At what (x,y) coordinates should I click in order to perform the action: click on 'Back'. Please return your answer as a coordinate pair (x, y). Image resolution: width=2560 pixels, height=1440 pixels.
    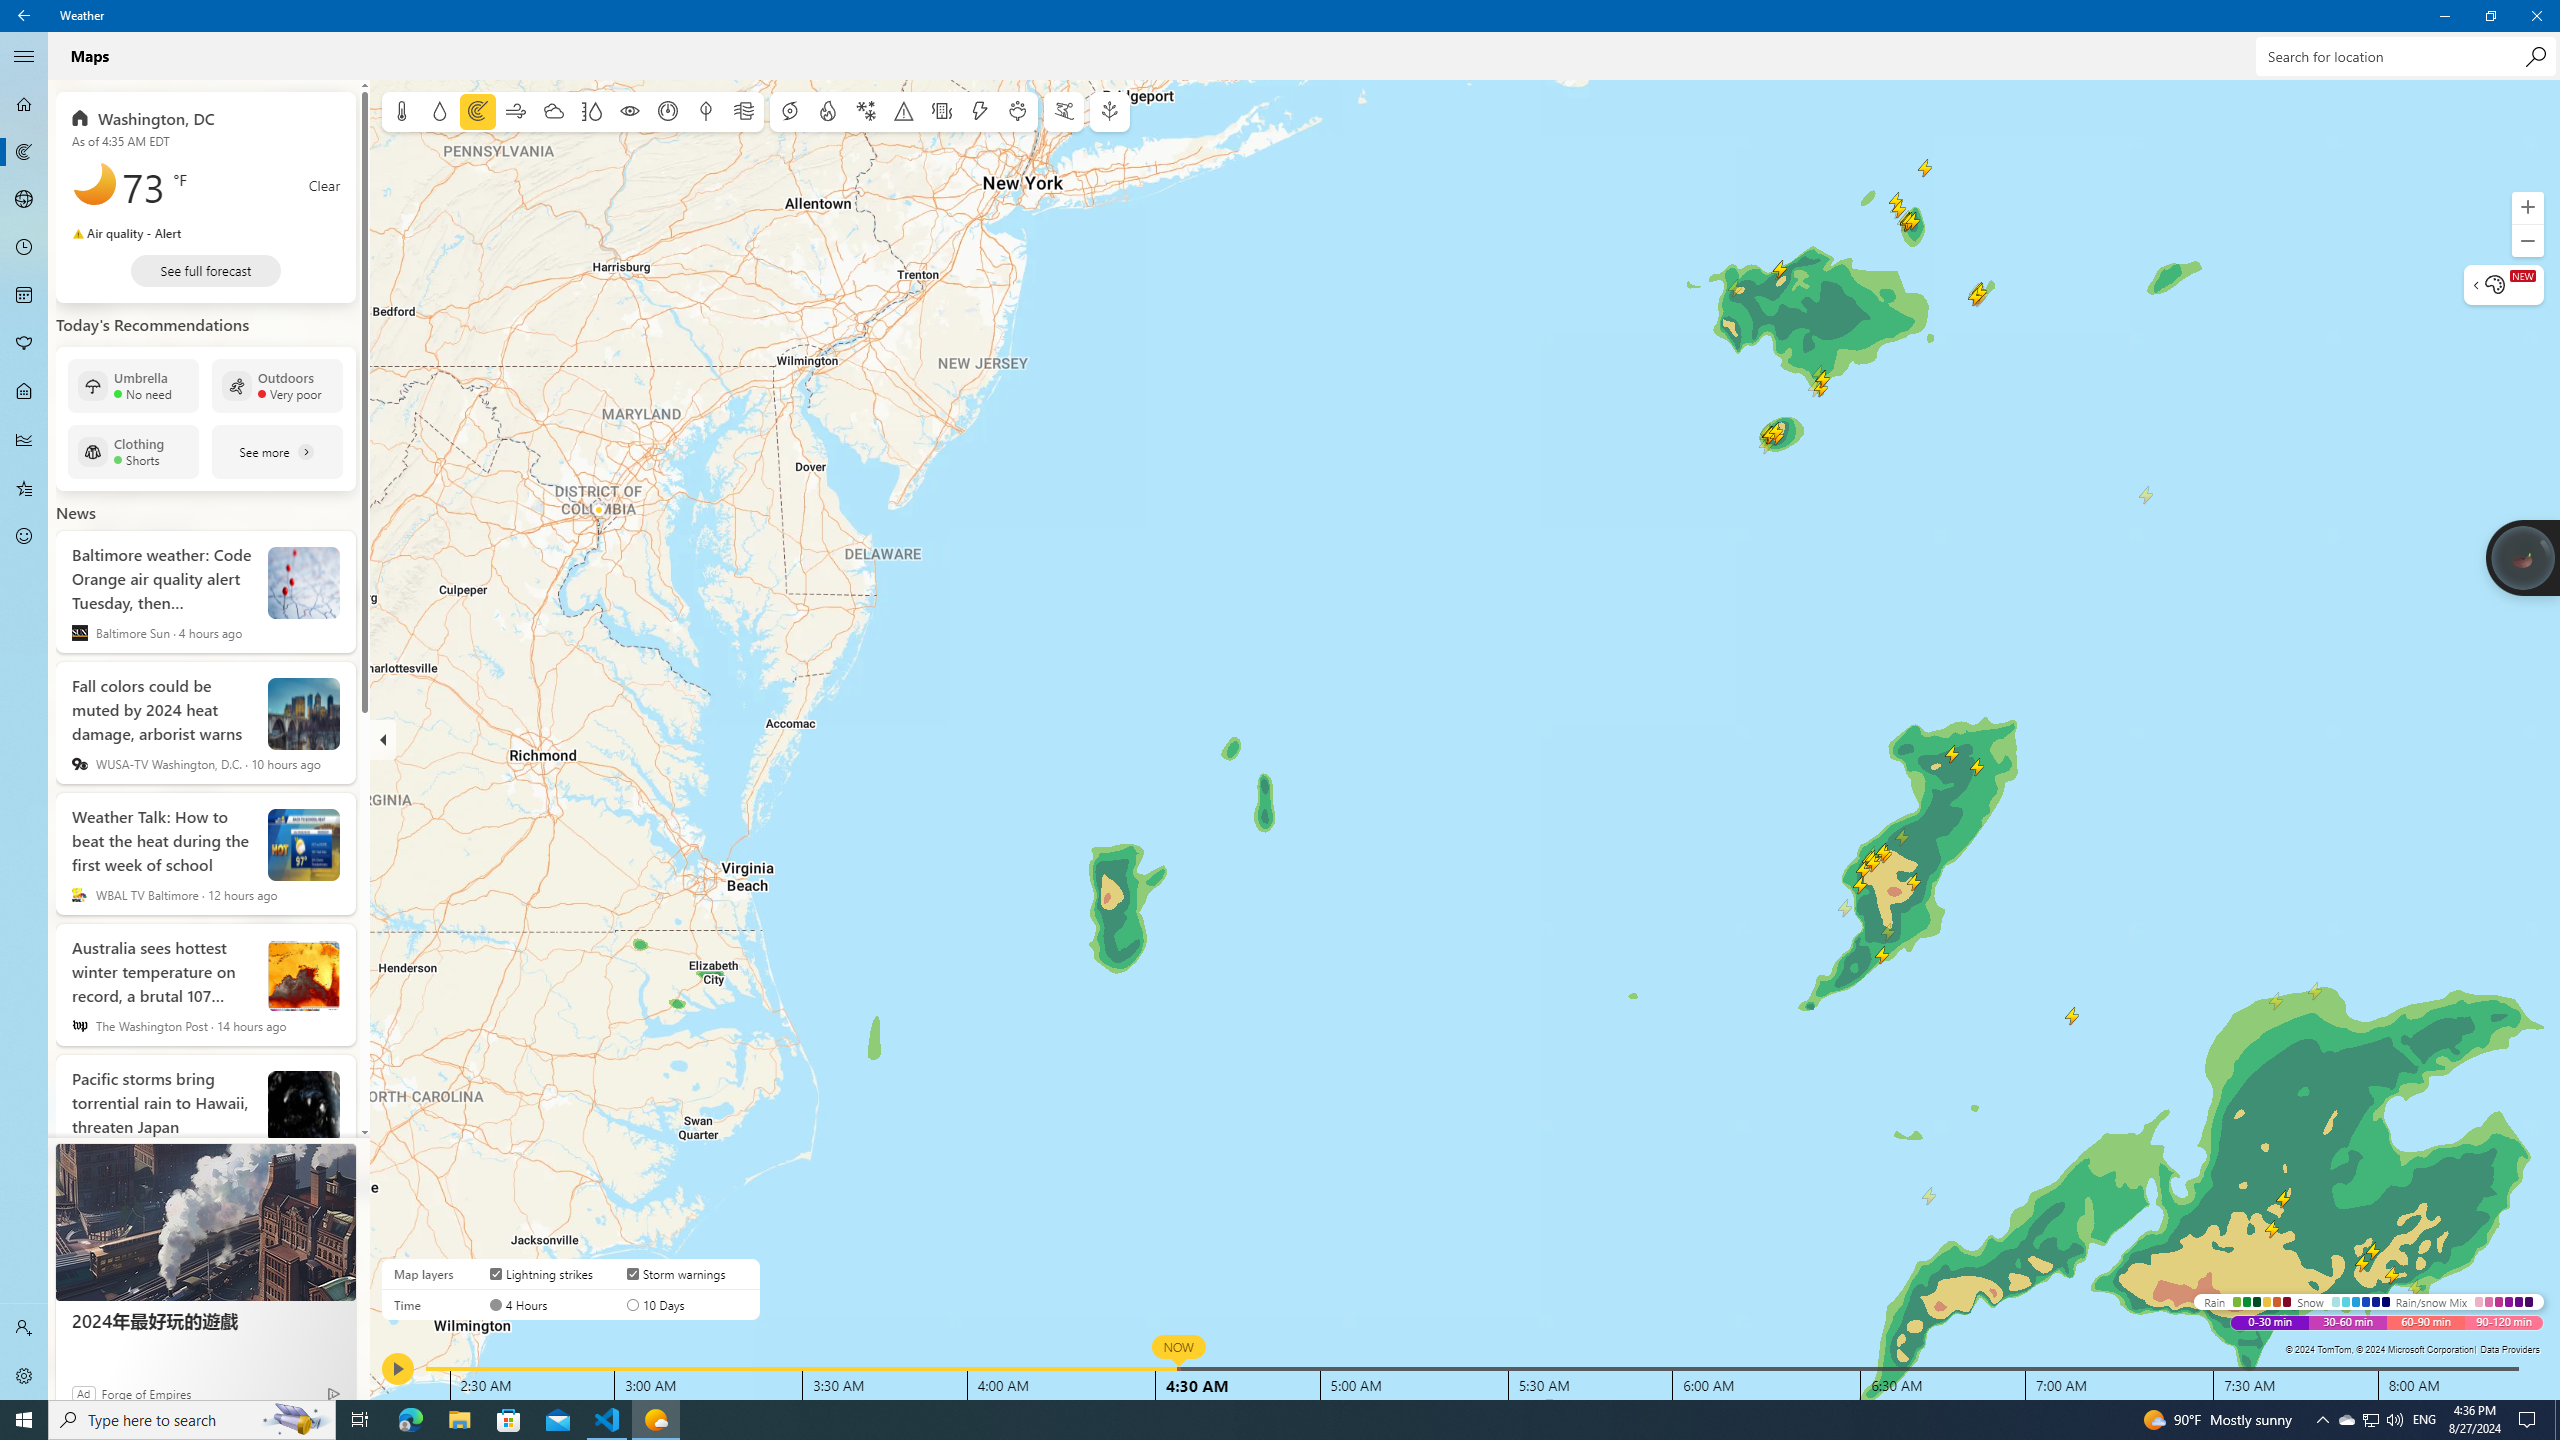
    Looking at the image, I should click on (24, 15).